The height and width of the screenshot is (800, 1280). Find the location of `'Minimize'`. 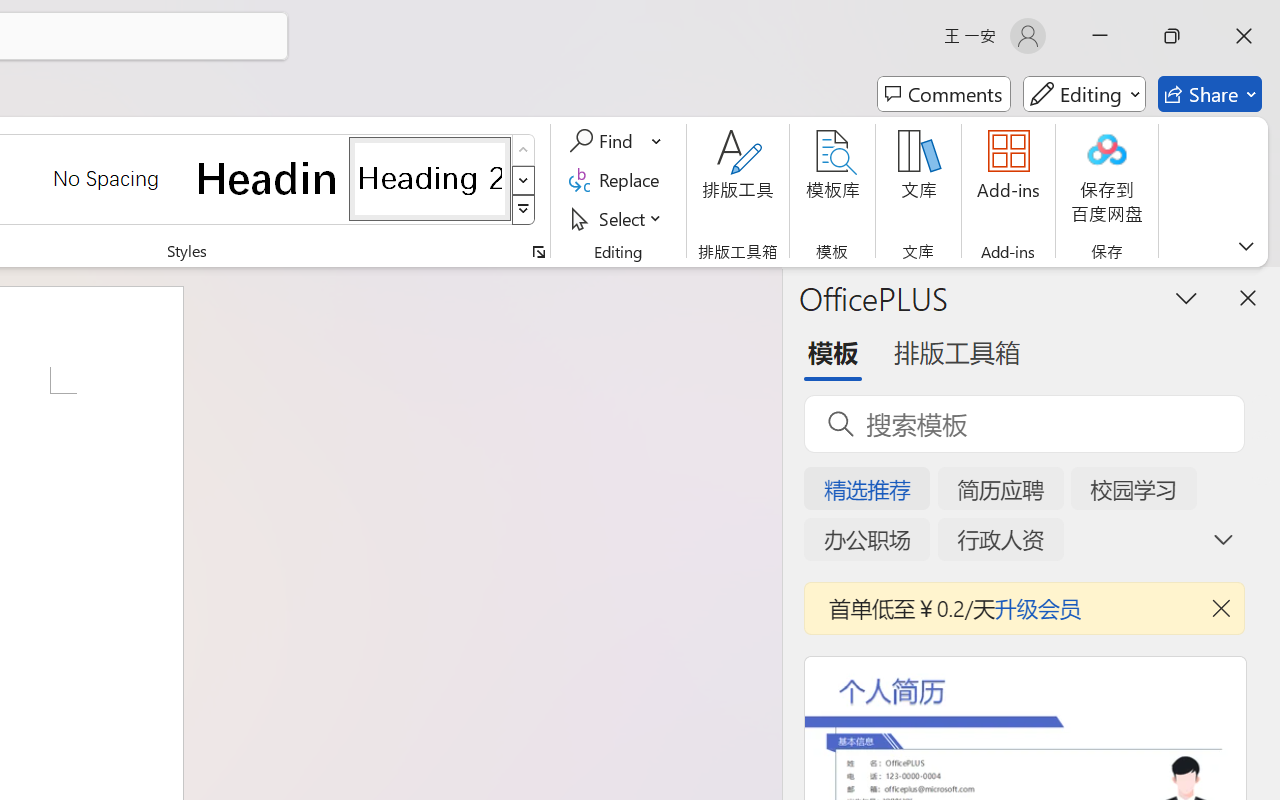

'Minimize' is located at coordinates (1099, 35).